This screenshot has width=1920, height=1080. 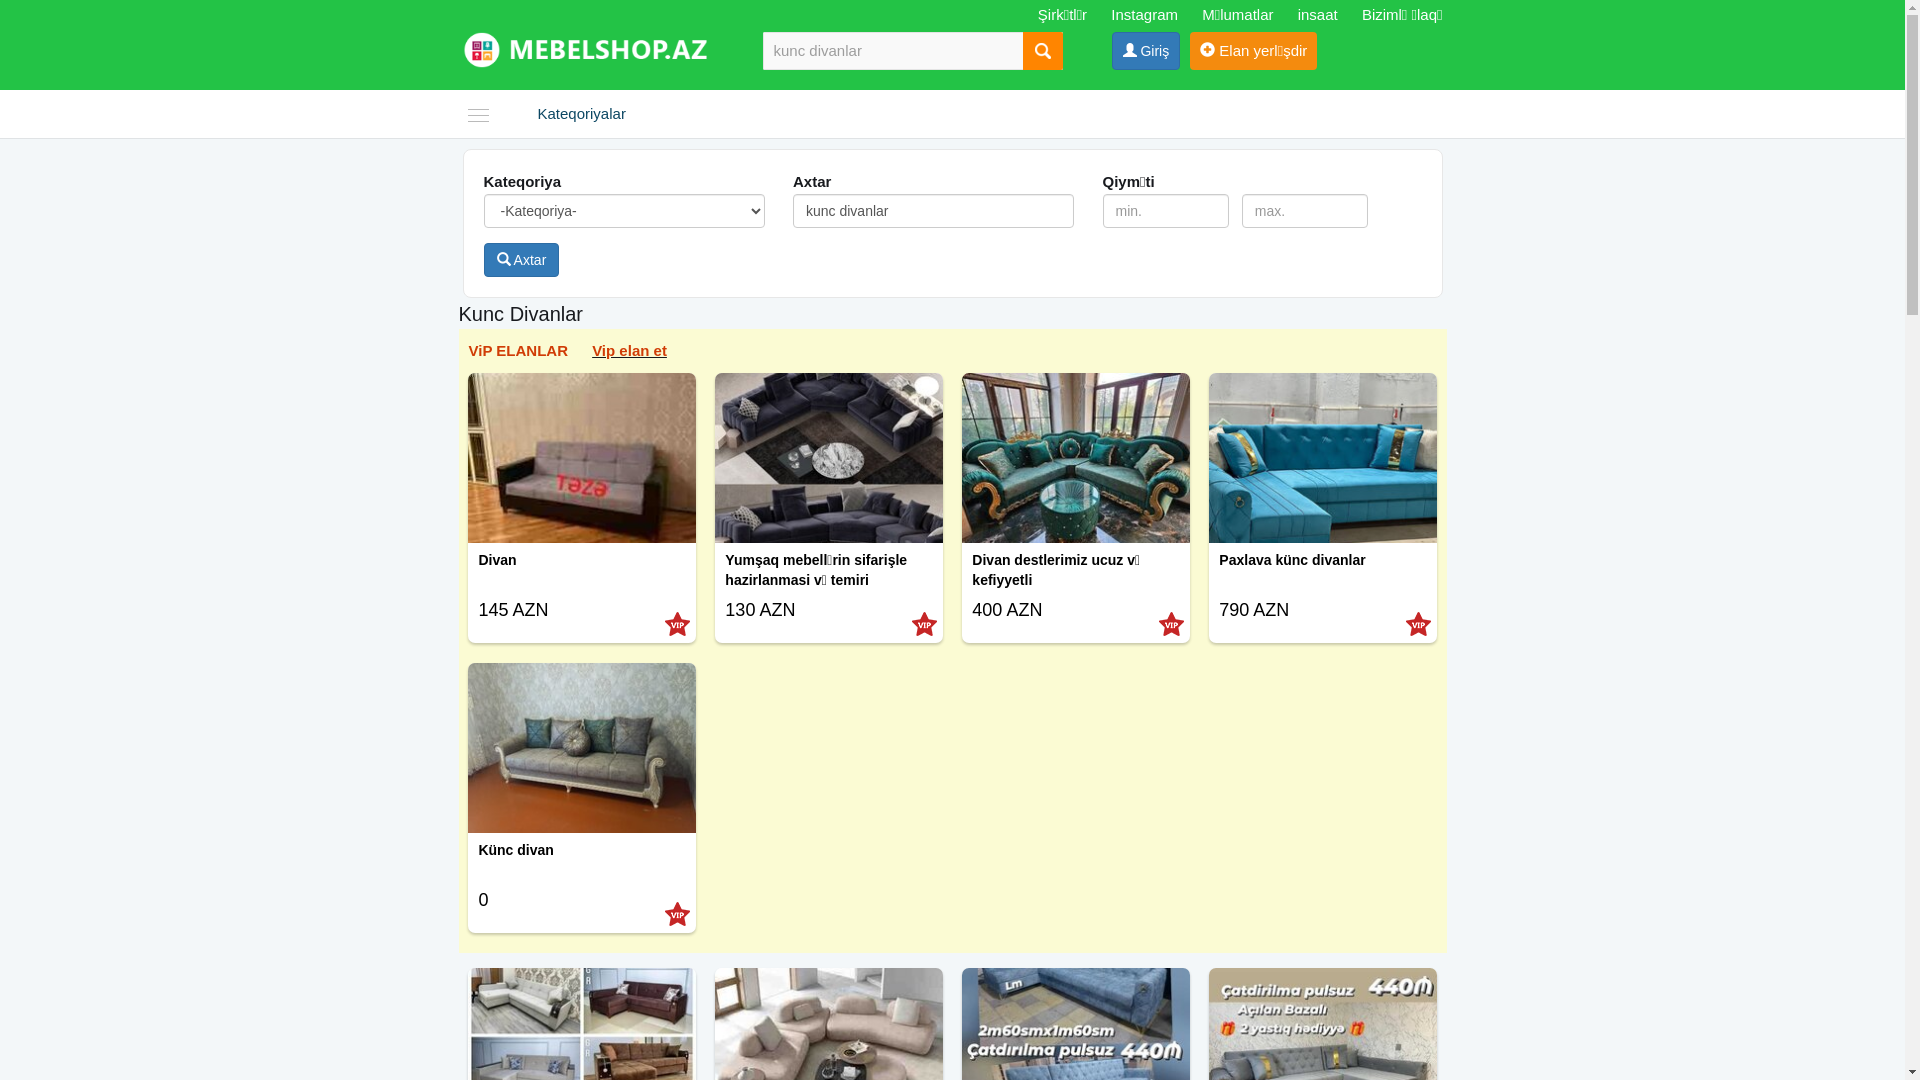 What do you see at coordinates (522, 114) in the screenshot?
I see `'Kateqoriyalar'` at bounding box center [522, 114].